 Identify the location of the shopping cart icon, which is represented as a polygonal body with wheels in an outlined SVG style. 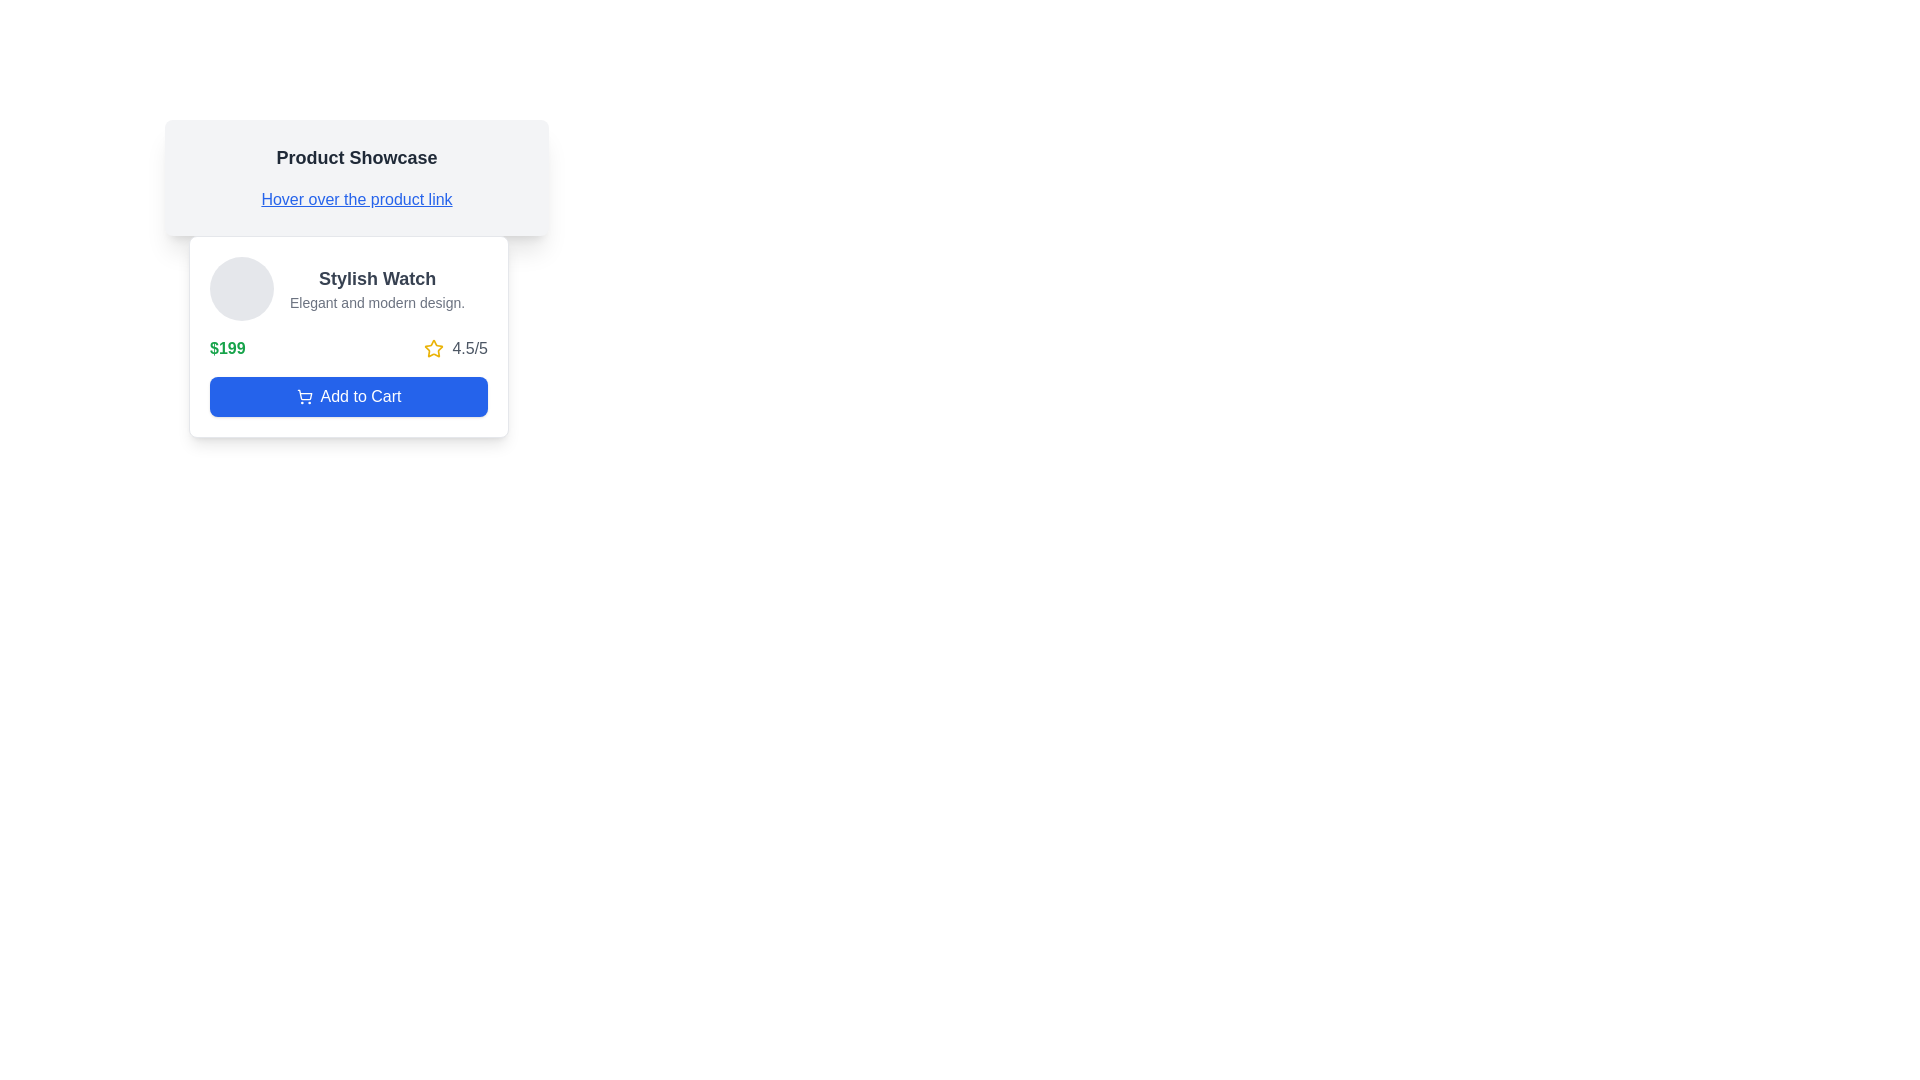
(303, 395).